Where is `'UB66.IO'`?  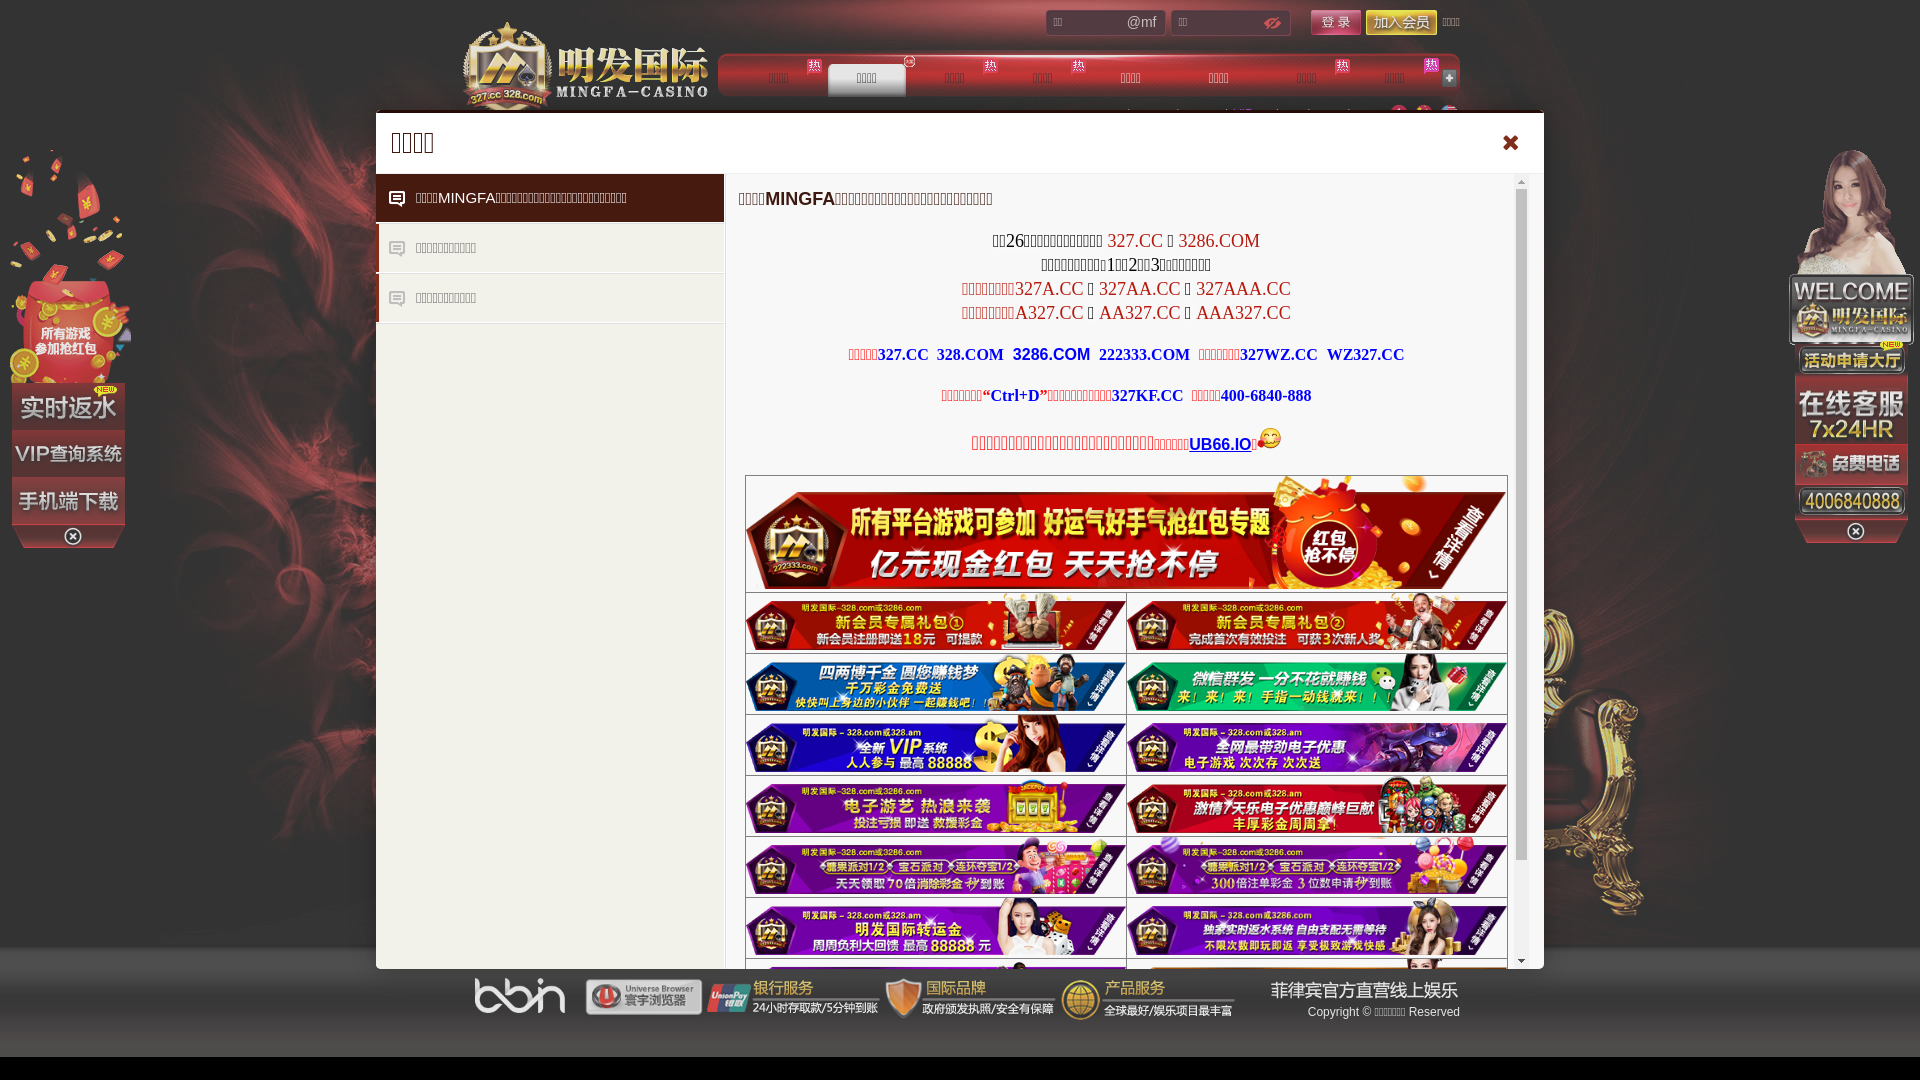 'UB66.IO' is located at coordinates (1218, 443).